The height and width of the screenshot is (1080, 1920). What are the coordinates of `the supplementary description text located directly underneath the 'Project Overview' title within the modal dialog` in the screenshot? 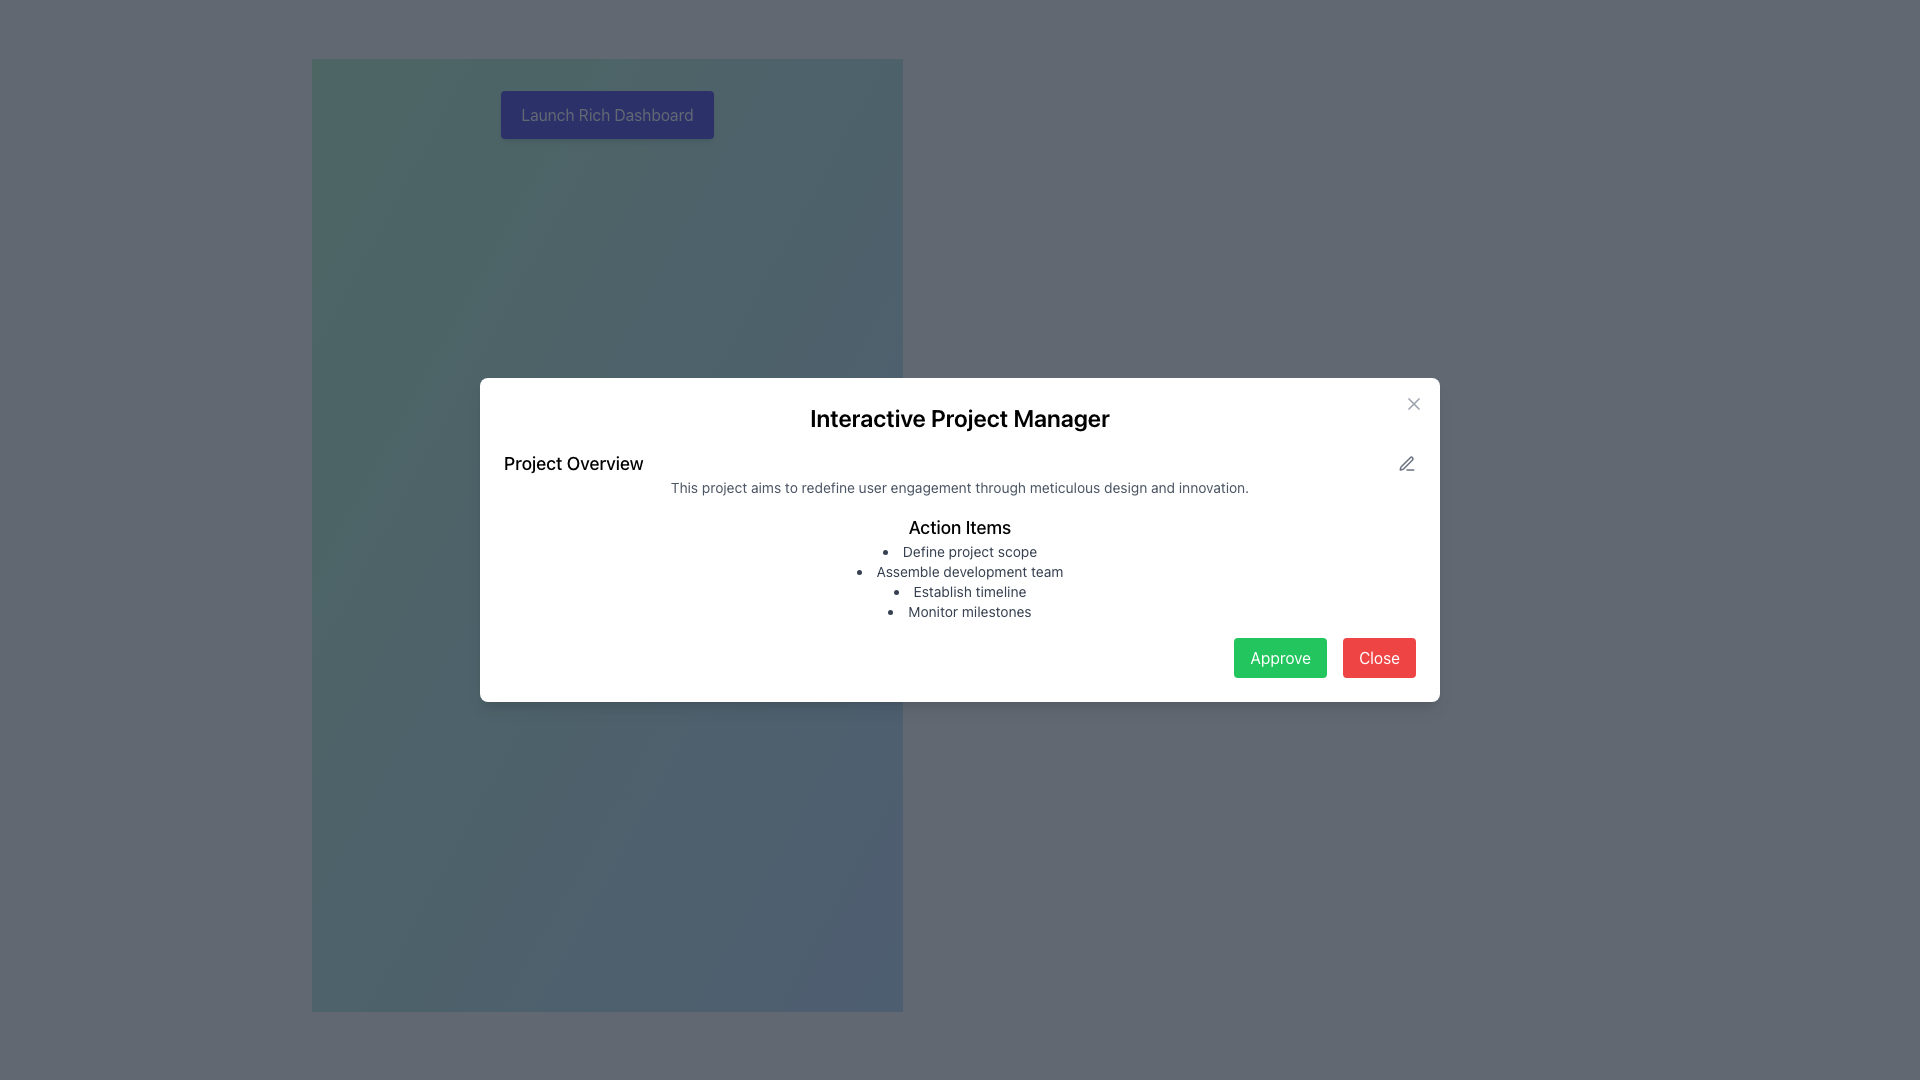 It's located at (960, 488).